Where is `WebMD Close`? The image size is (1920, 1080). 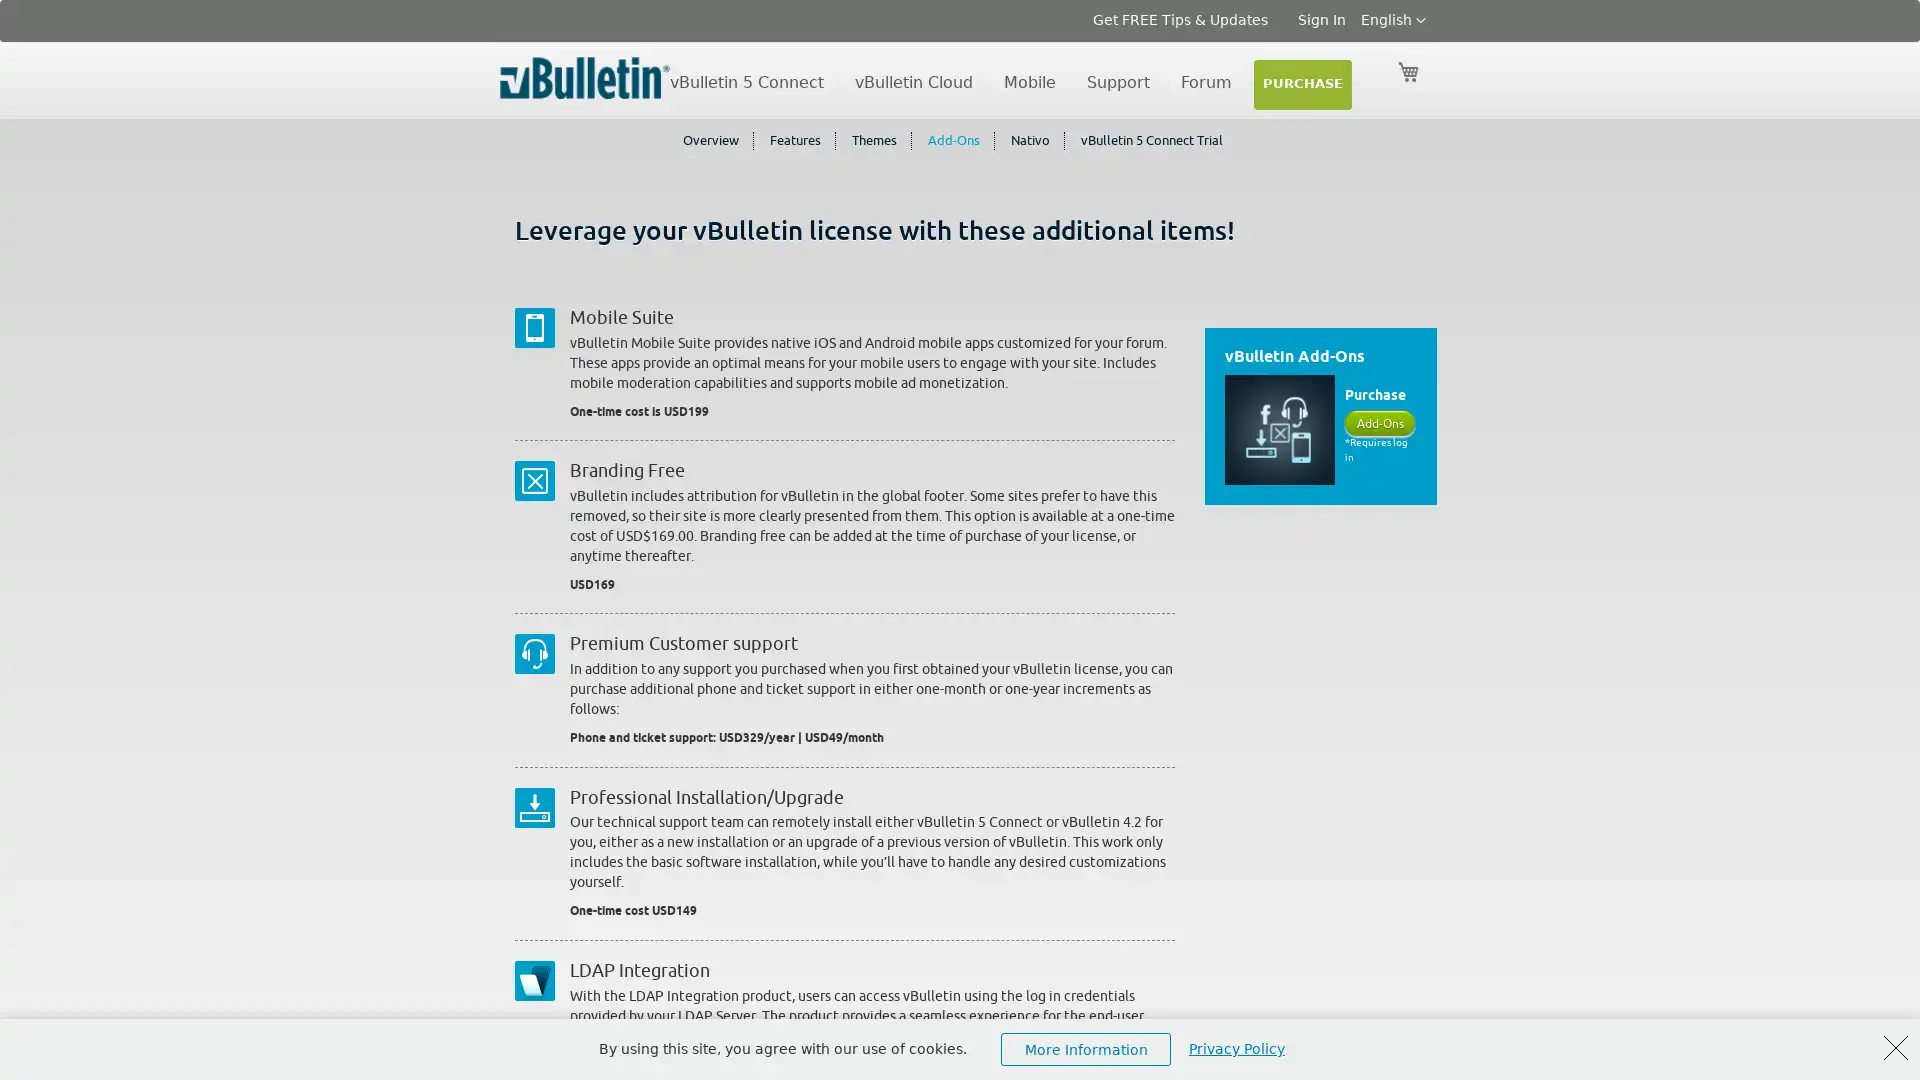 WebMD Close is located at coordinates (1895, 1047).